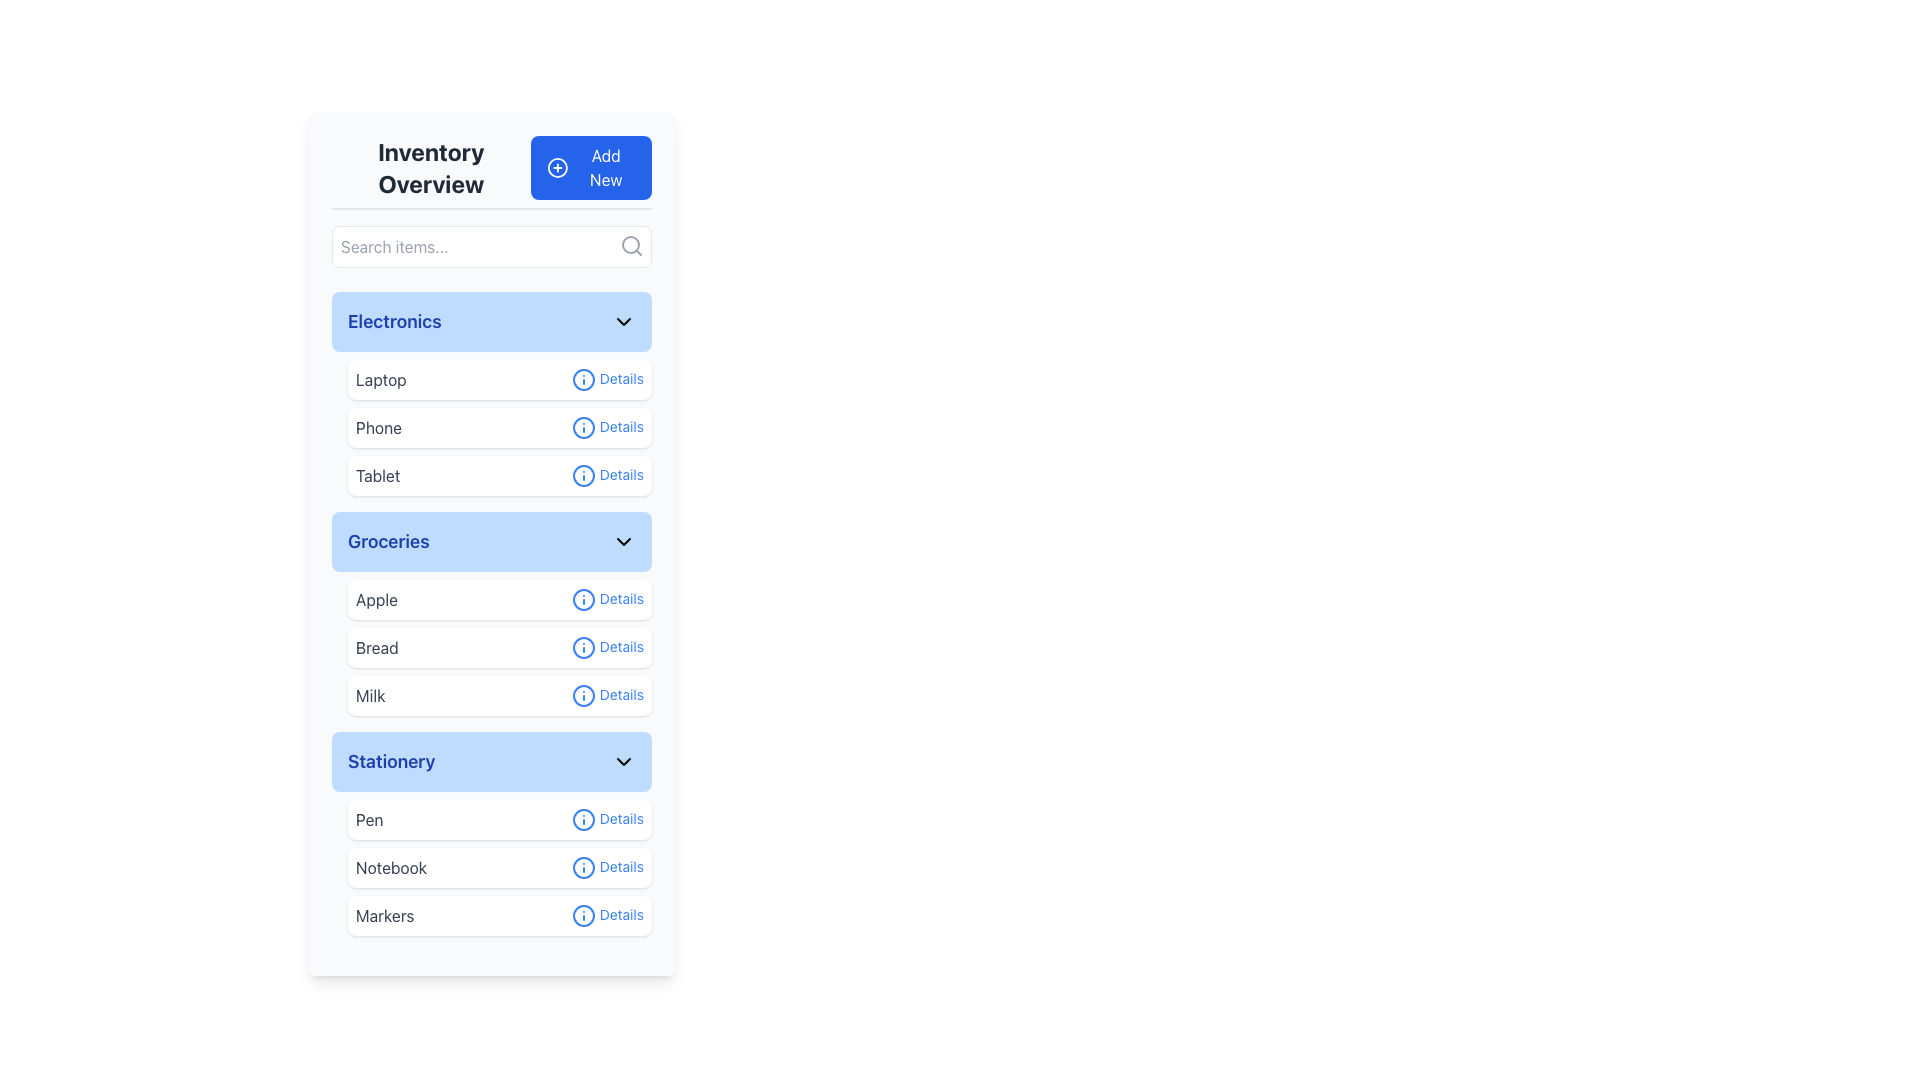 Image resolution: width=1920 pixels, height=1080 pixels. What do you see at coordinates (606, 915) in the screenshot?
I see `the 'Details' hyperlink with an information icon` at bounding box center [606, 915].